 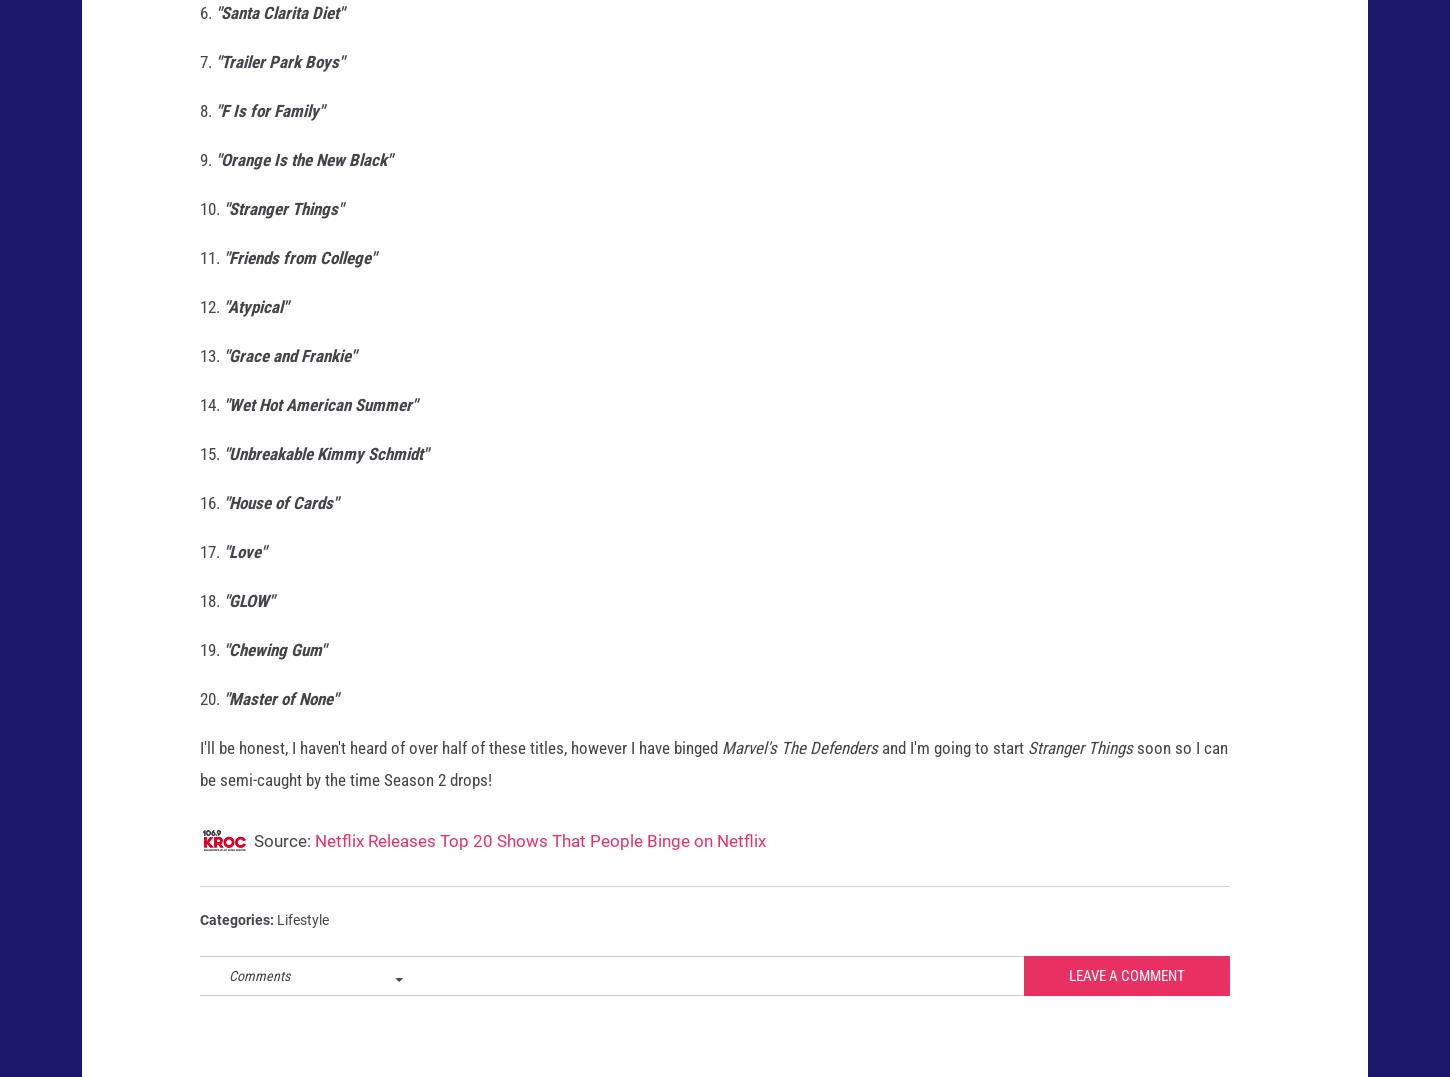 What do you see at coordinates (210, 520) in the screenshot?
I see `'16.'` at bounding box center [210, 520].